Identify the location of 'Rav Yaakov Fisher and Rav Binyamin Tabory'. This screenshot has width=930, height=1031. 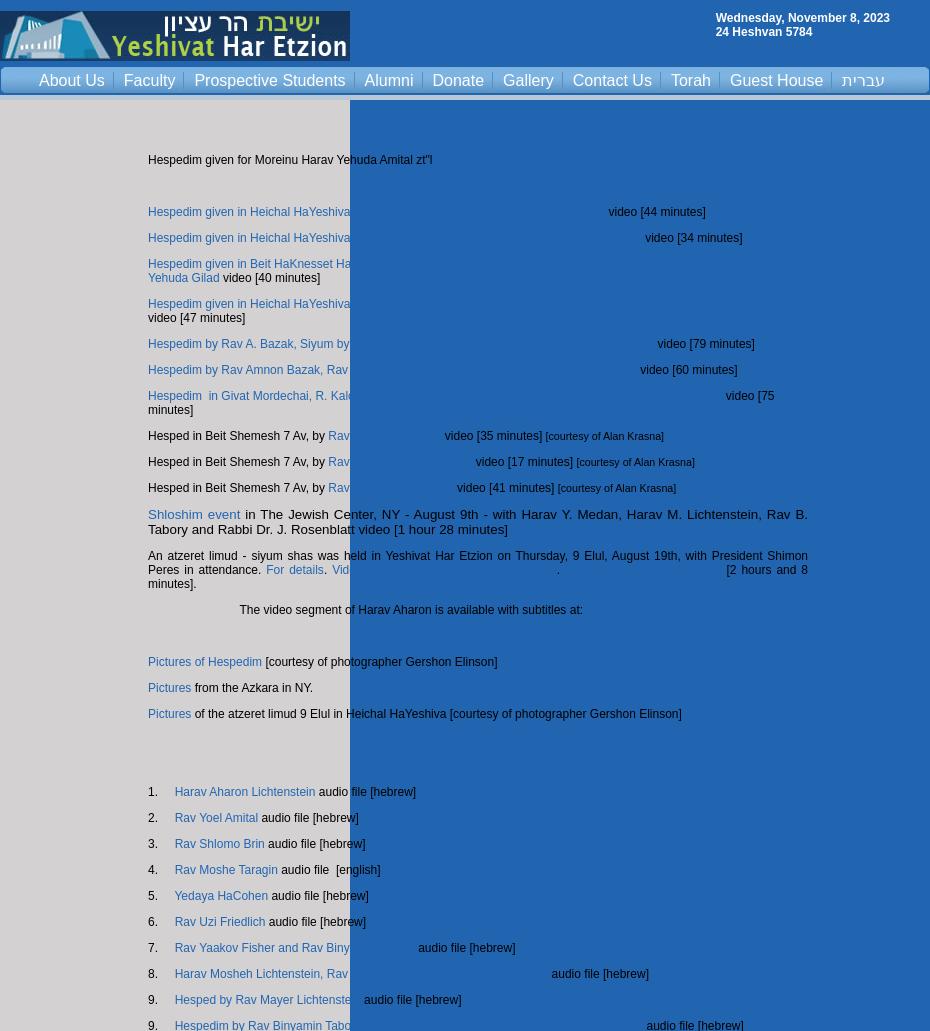
(293, 947).